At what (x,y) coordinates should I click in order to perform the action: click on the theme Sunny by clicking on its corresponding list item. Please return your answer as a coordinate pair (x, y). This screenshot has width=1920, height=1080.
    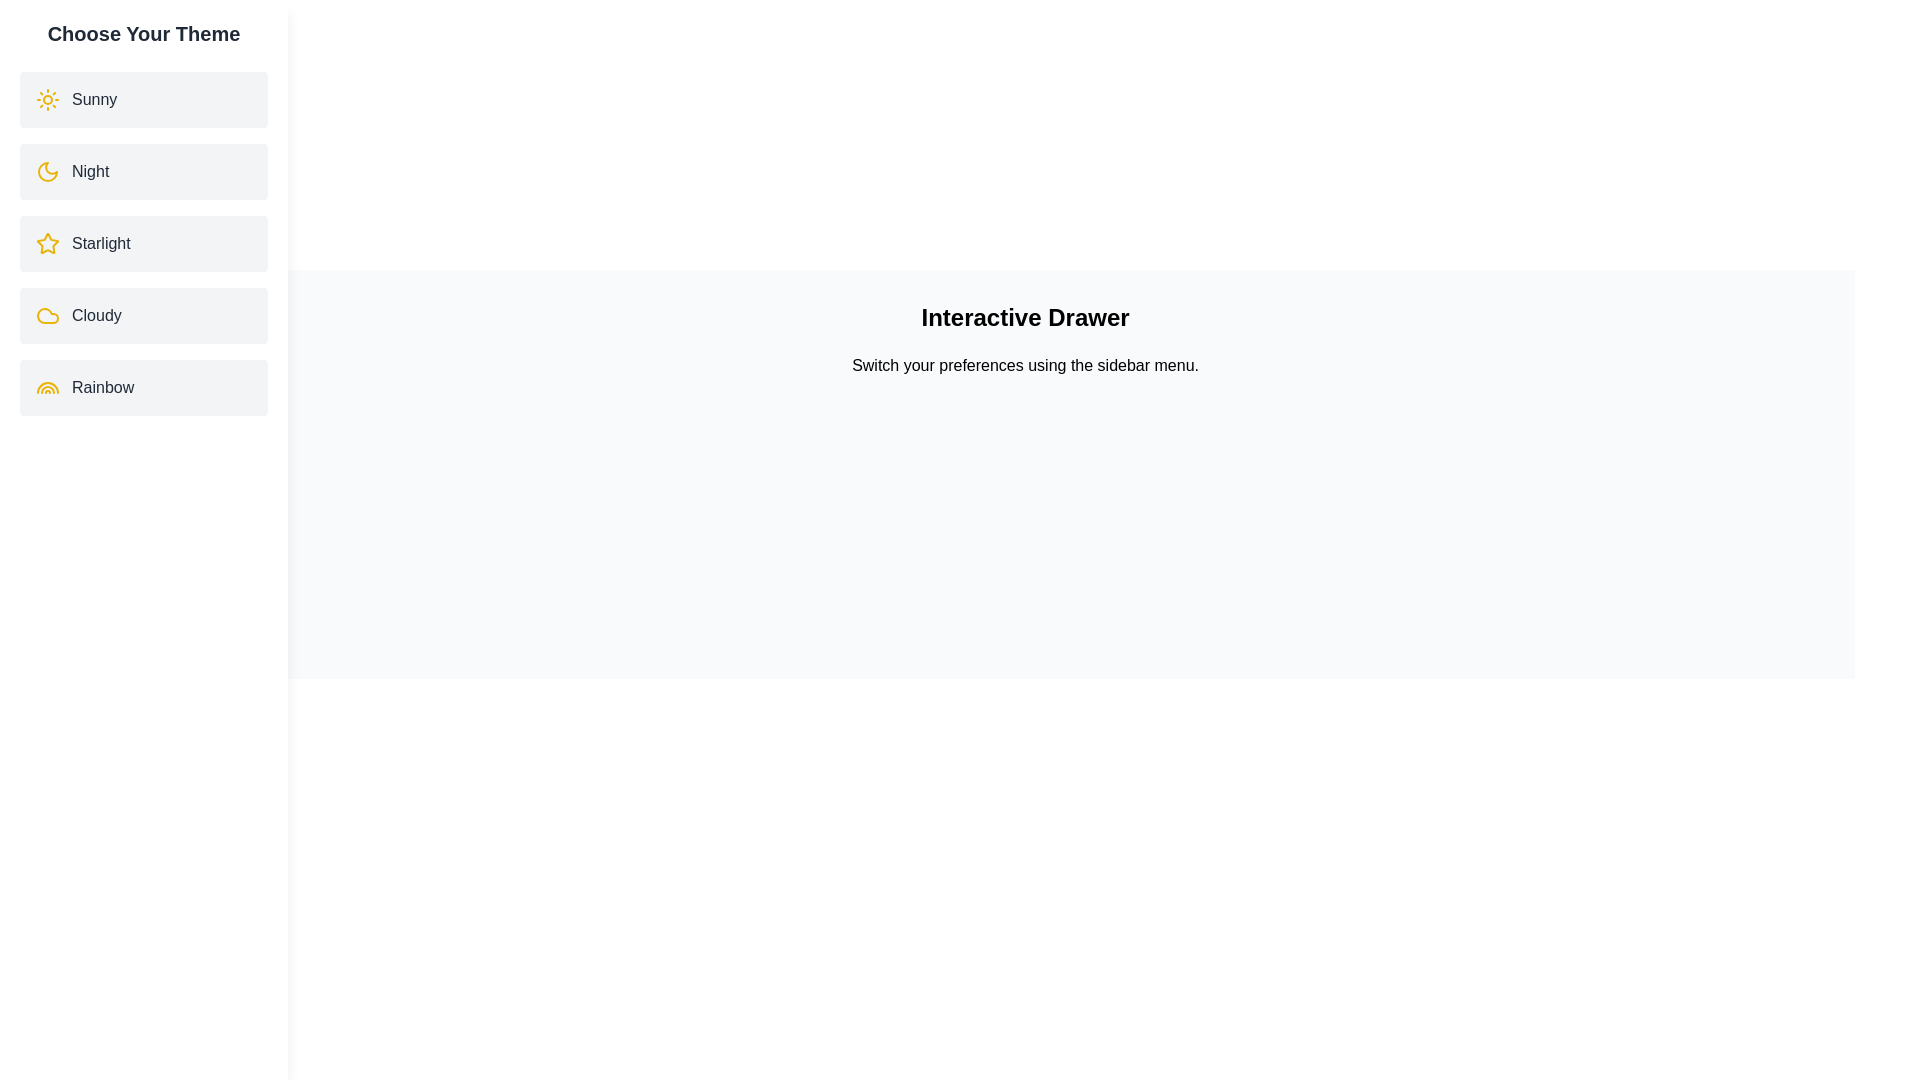
    Looking at the image, I should click on (143, 100).